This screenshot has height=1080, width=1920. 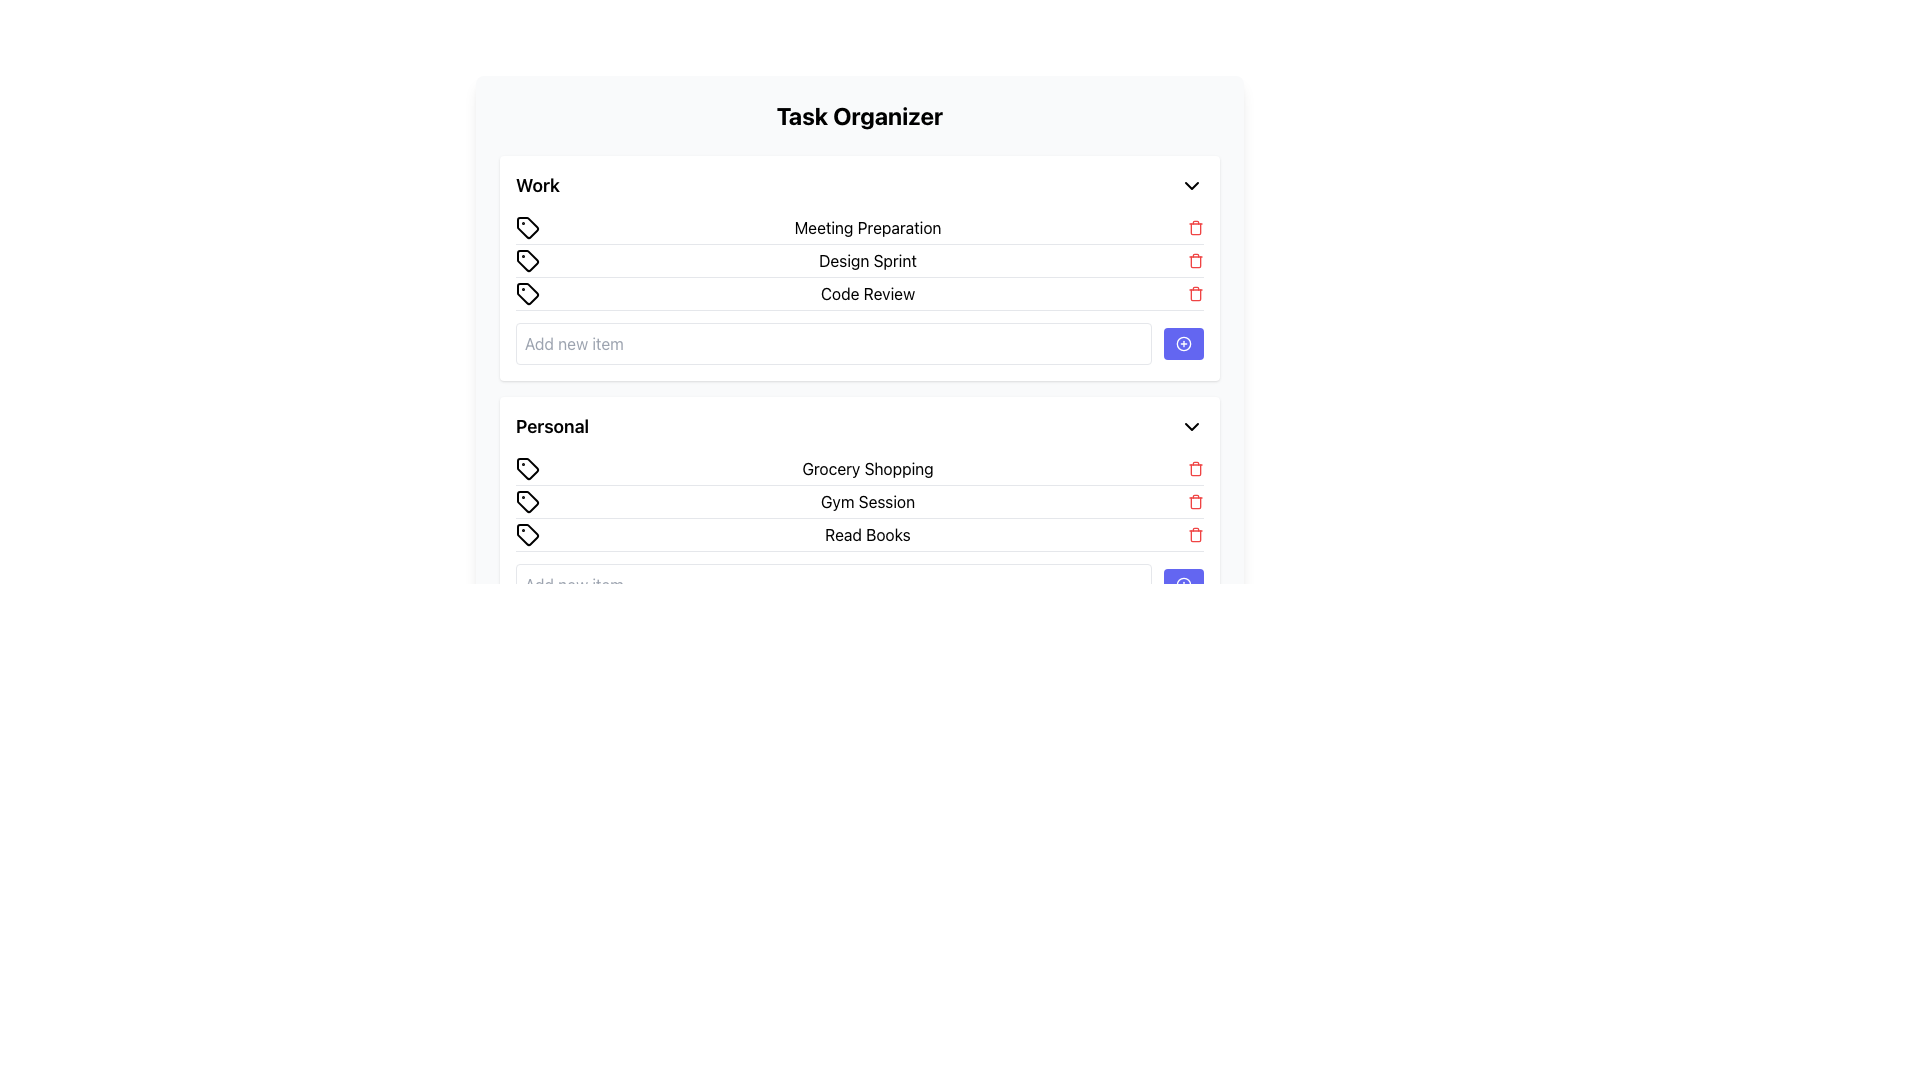 What do you see at coordinates (834, 585) in the screenshot?
I see `to select text in the text input field located in the 'Personal' section of the organizer, positioned below the list of tasks and aligned with a blue button` at bounding box center [834, 585].